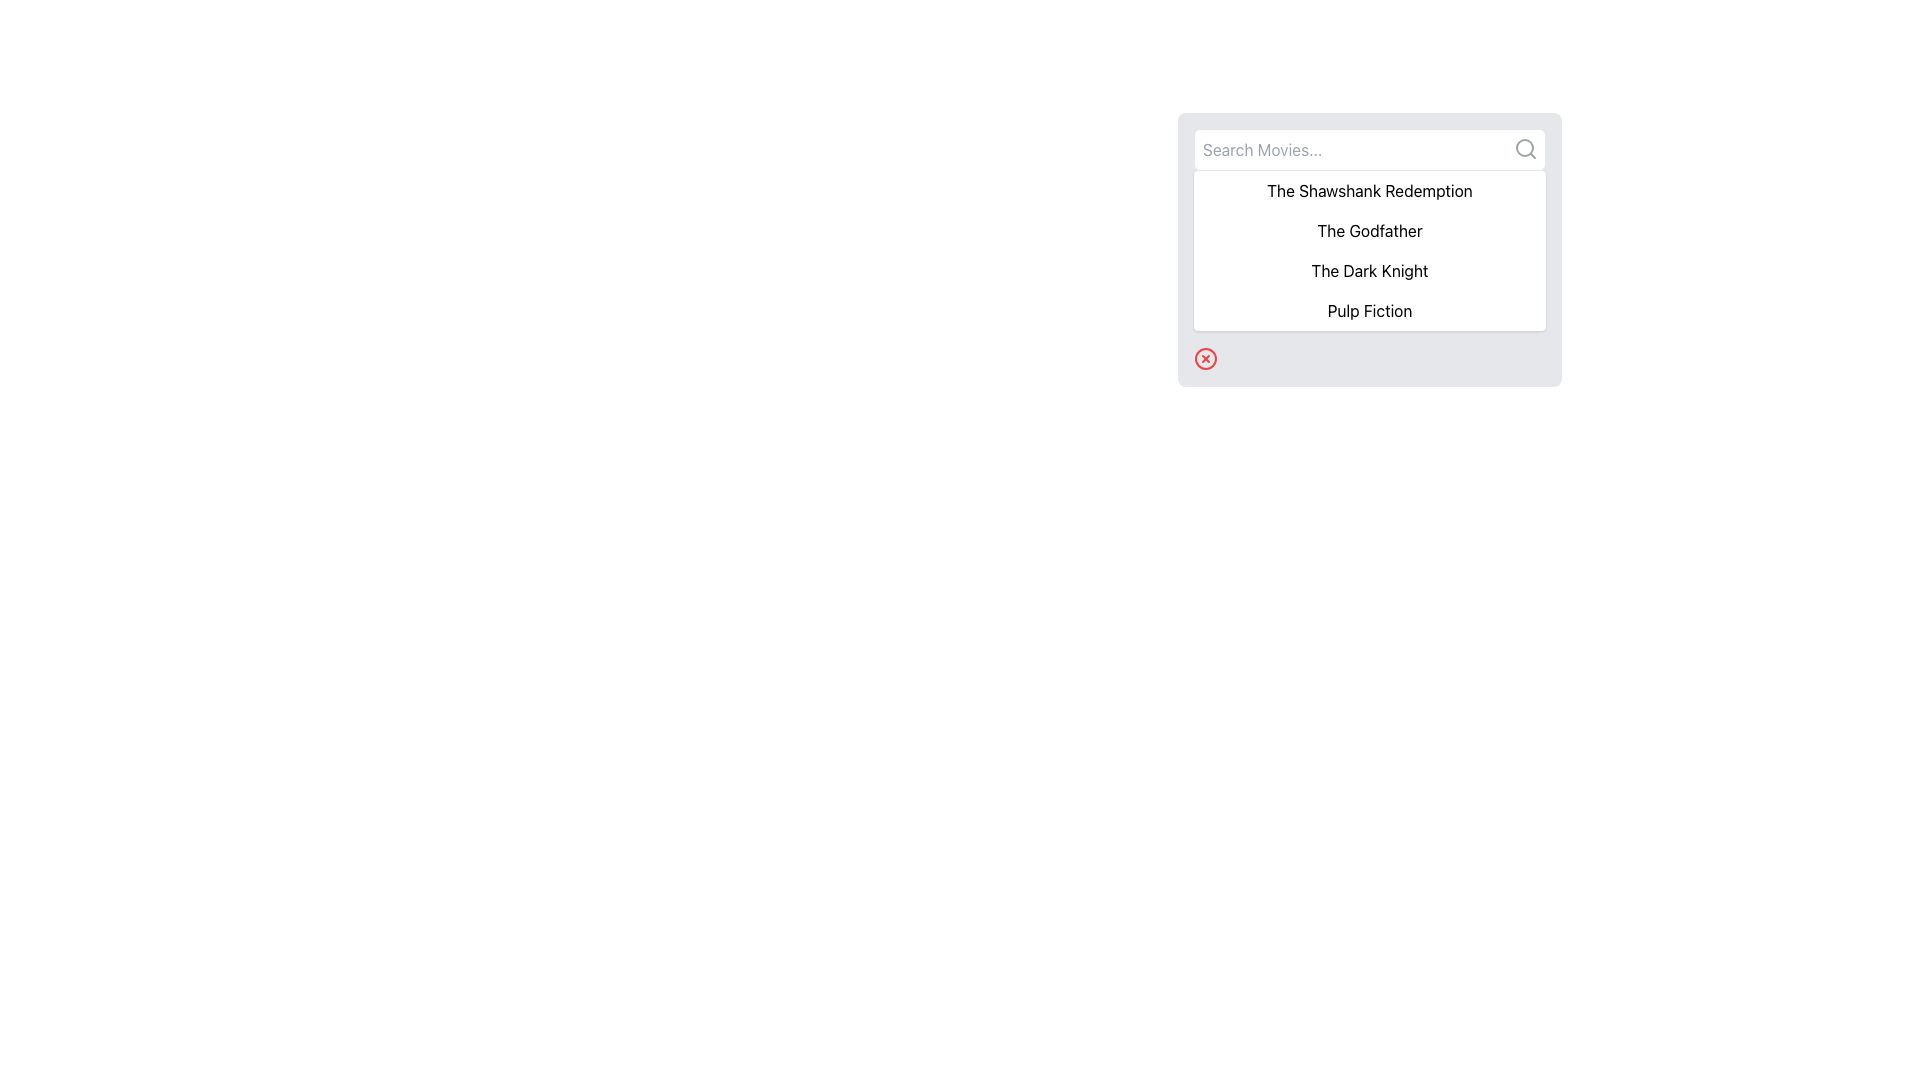 This screenshot has width=1920, height=1080. I want to click on the list item representing the movie 'The Godfather' in the dropdown menu, so click(1368, 230).